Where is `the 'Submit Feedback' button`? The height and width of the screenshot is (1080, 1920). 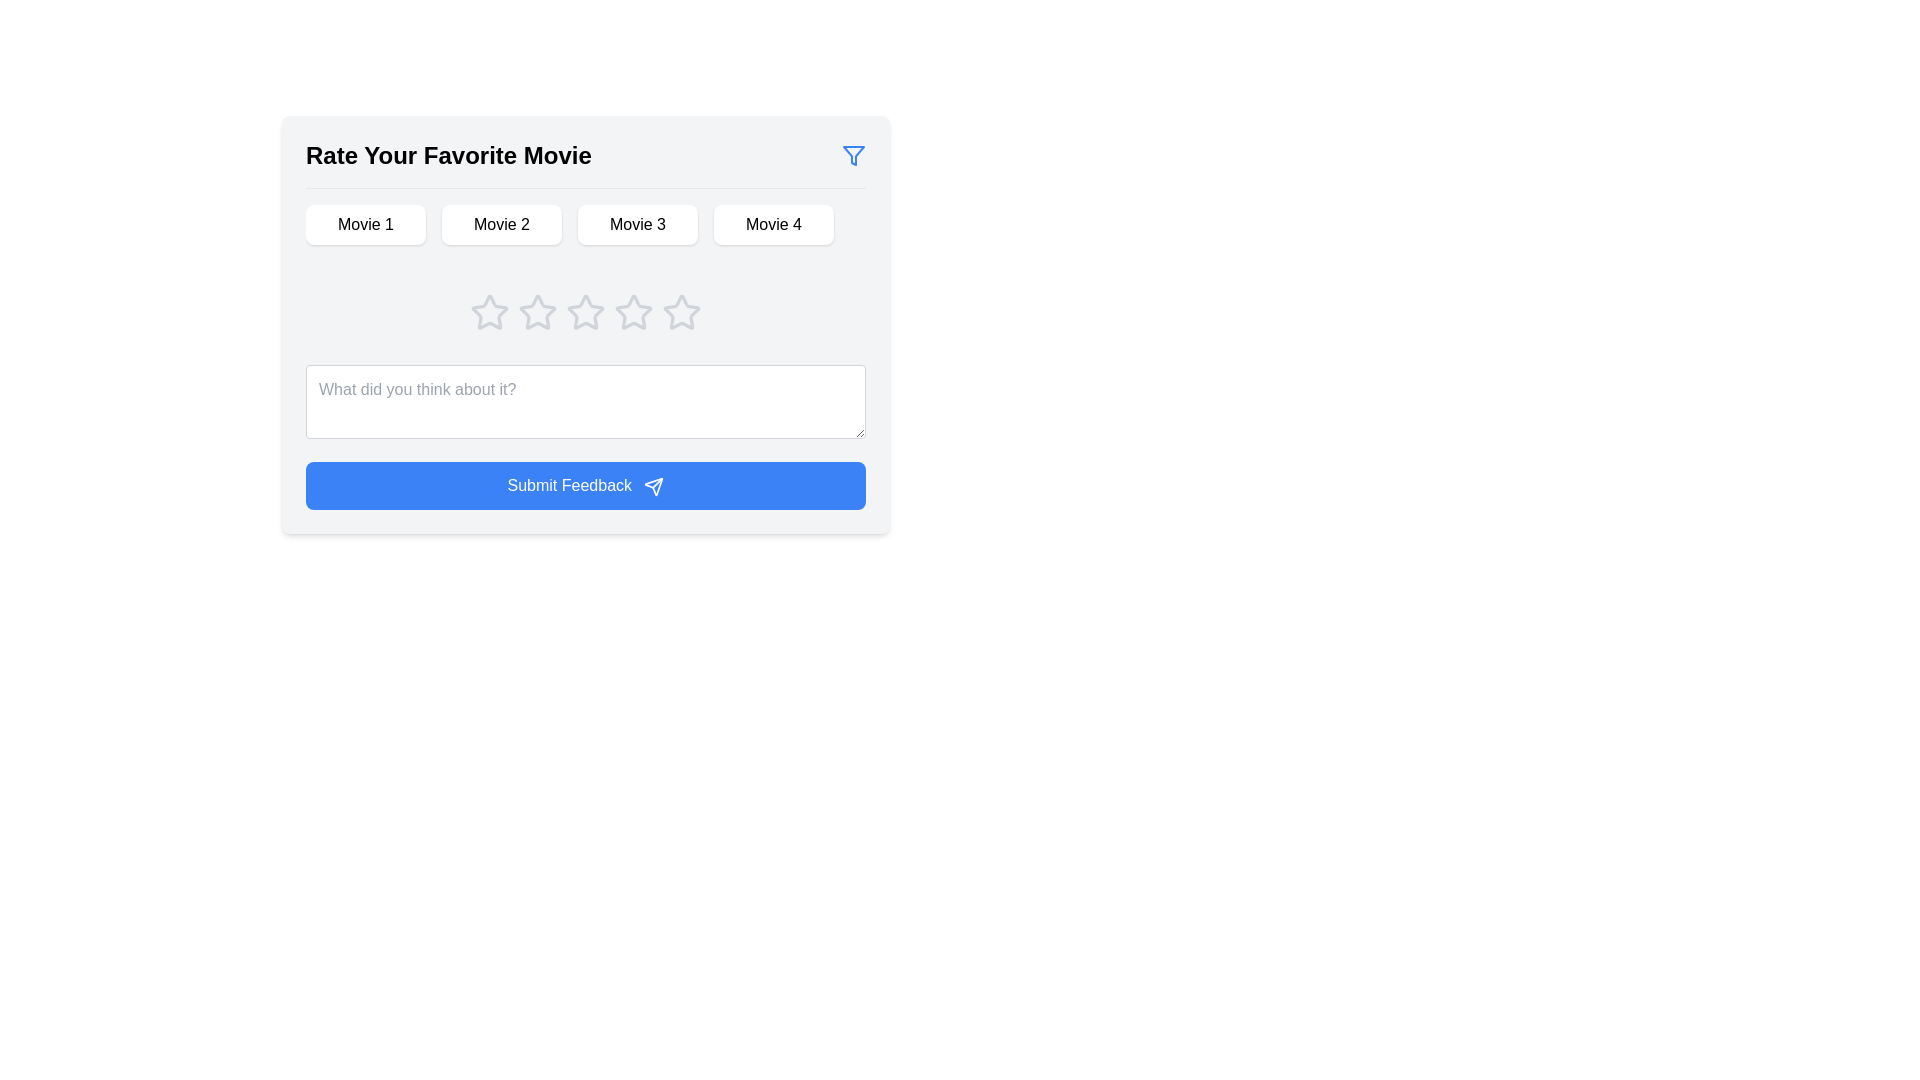 the 'Submit Feedback' button is located at coordinates (584, 486).